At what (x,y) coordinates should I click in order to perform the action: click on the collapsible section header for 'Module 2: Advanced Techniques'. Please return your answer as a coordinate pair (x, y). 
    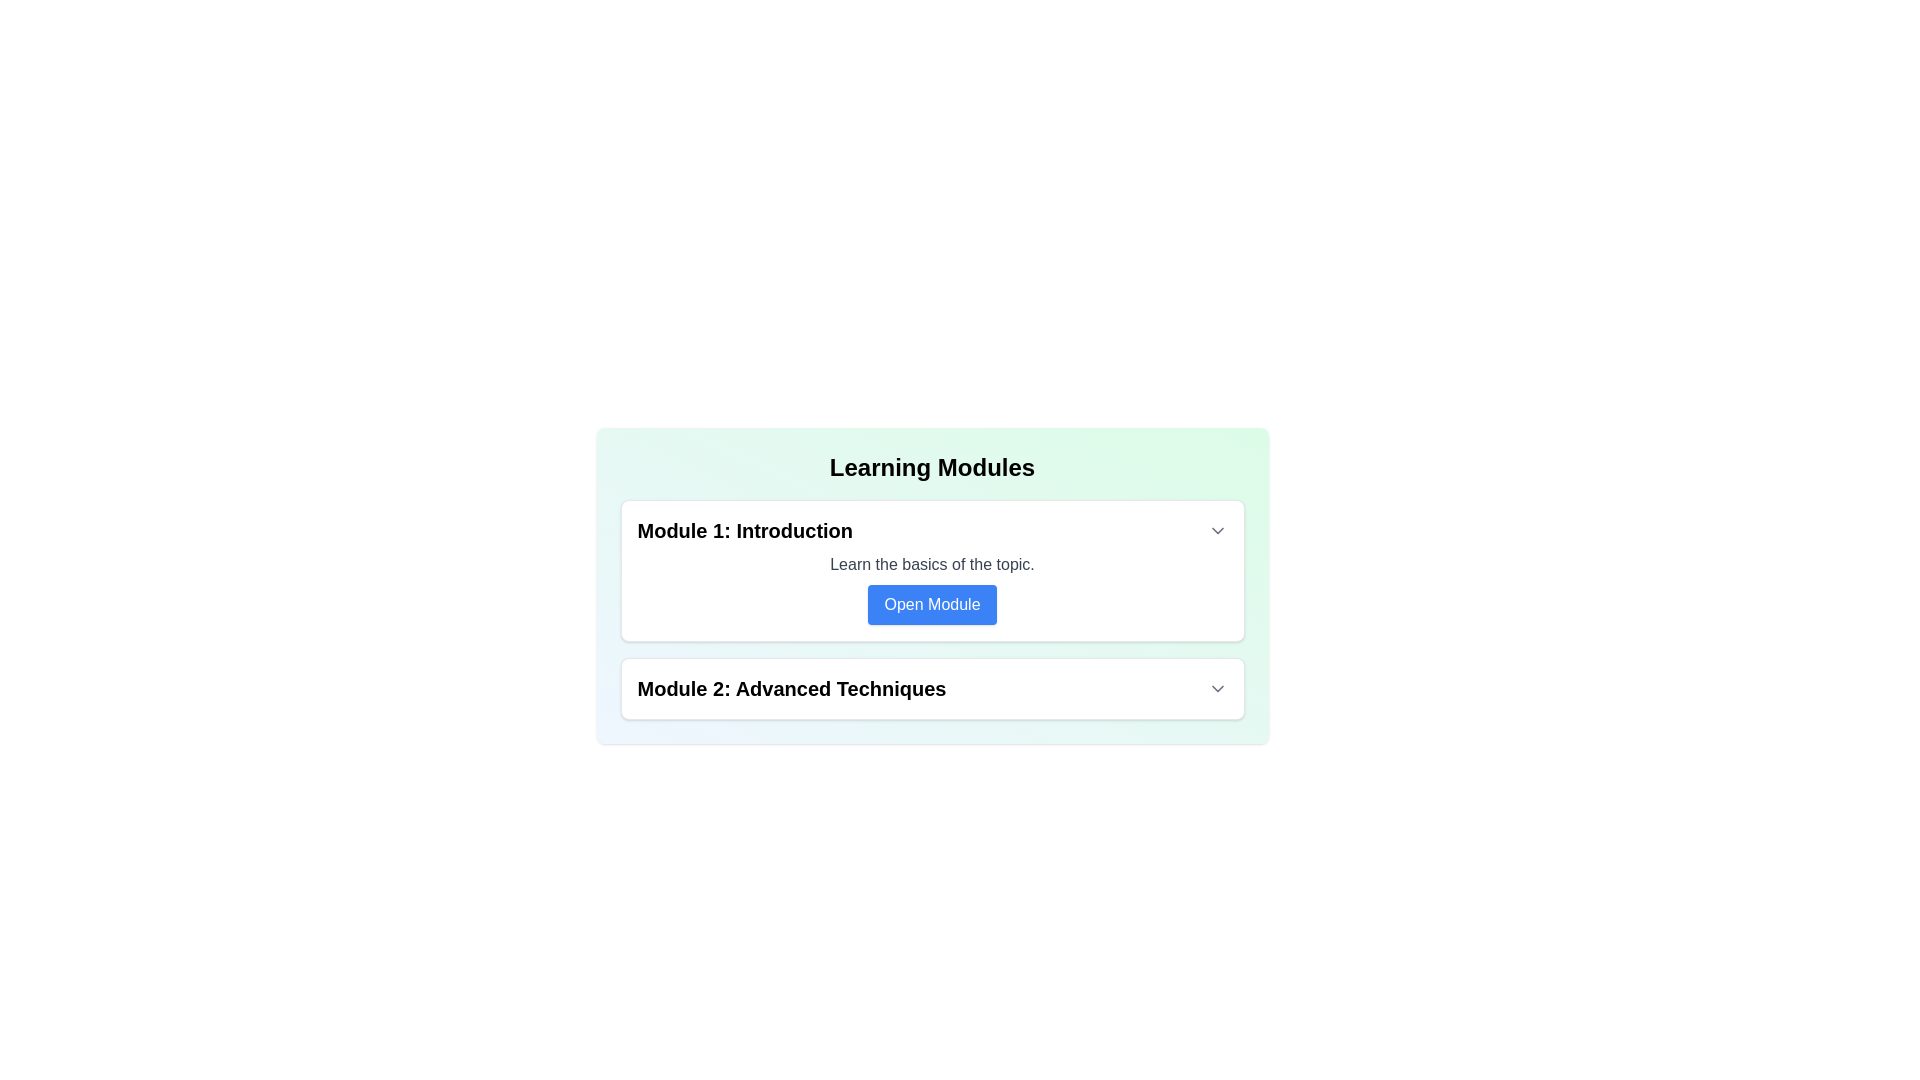
    Looking at the image, I should click on (931, 688).